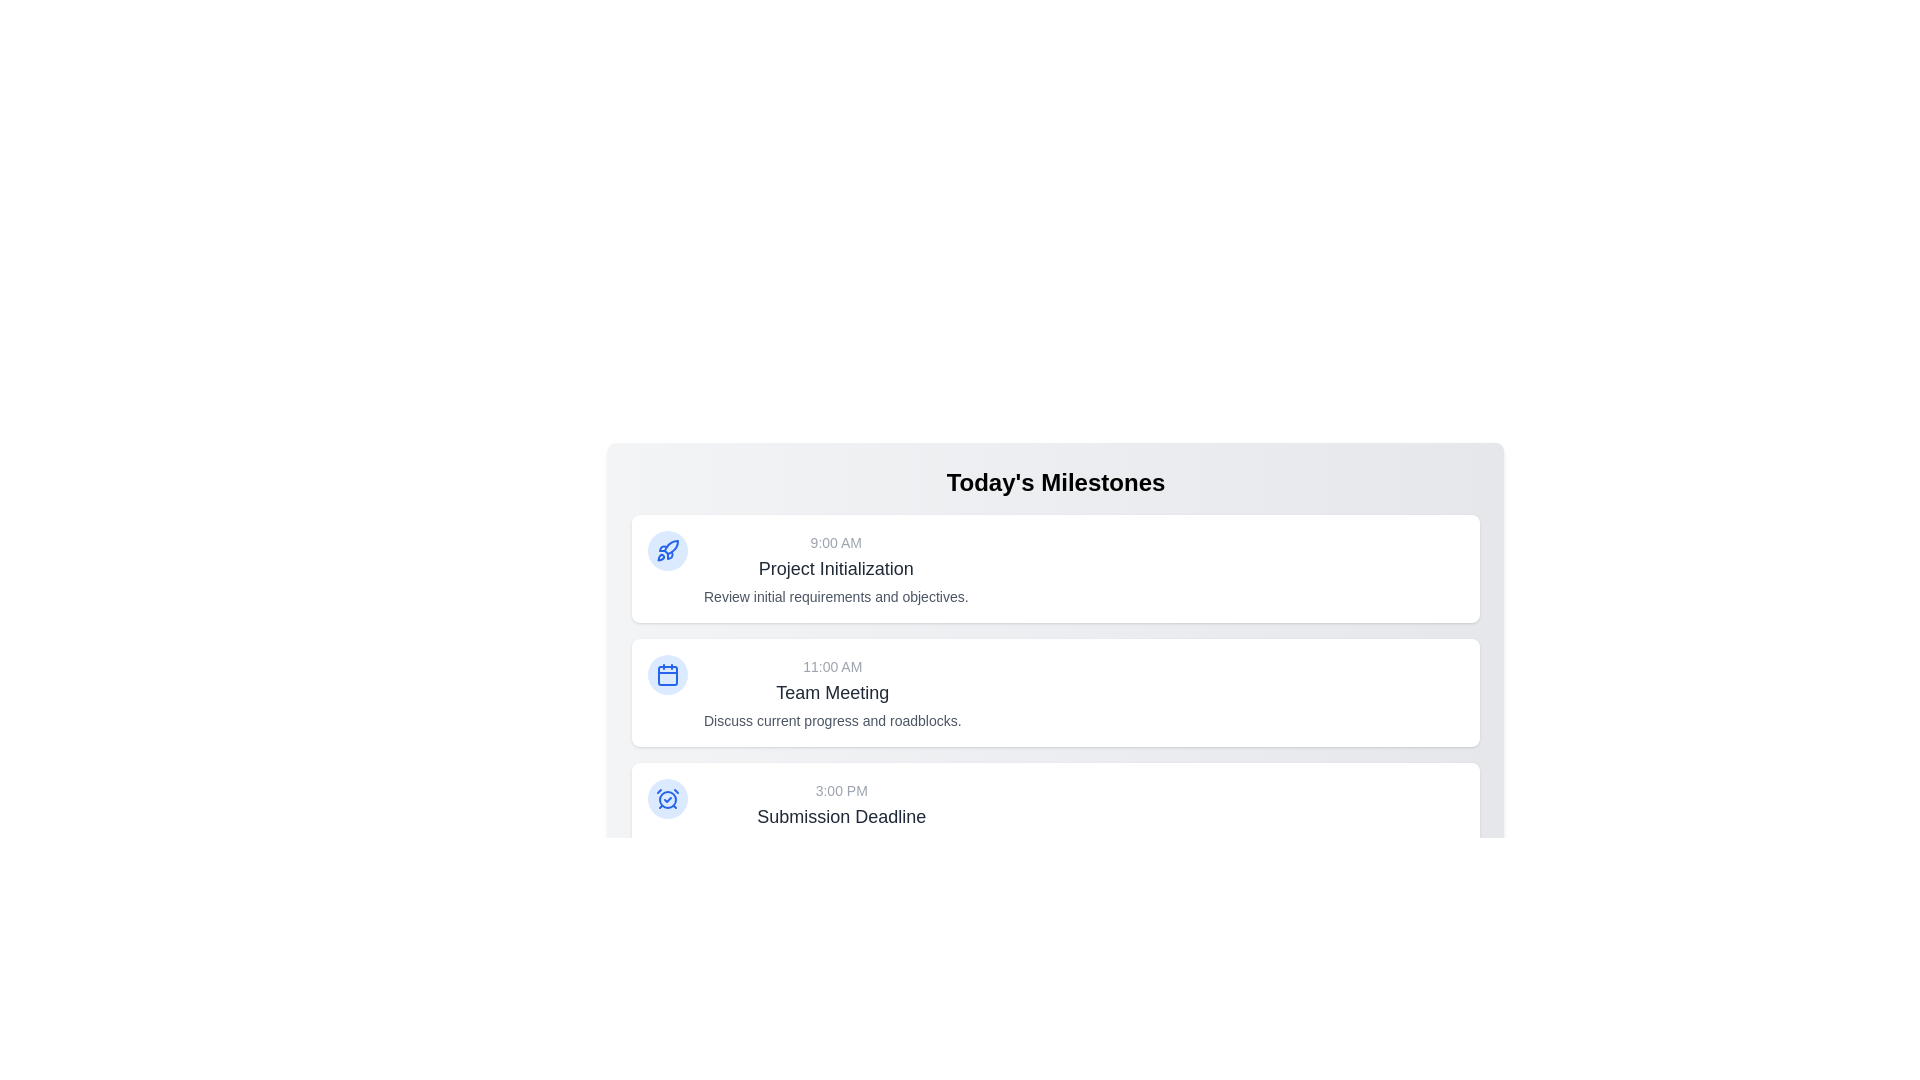 This screenshot has height=1080, width=1920. I want to click on the alarm clock icon located at the top-left corner of the 'Submission Deadline' item, which visually indicates the submission time of '3:00 PM.', so click(667, 797).